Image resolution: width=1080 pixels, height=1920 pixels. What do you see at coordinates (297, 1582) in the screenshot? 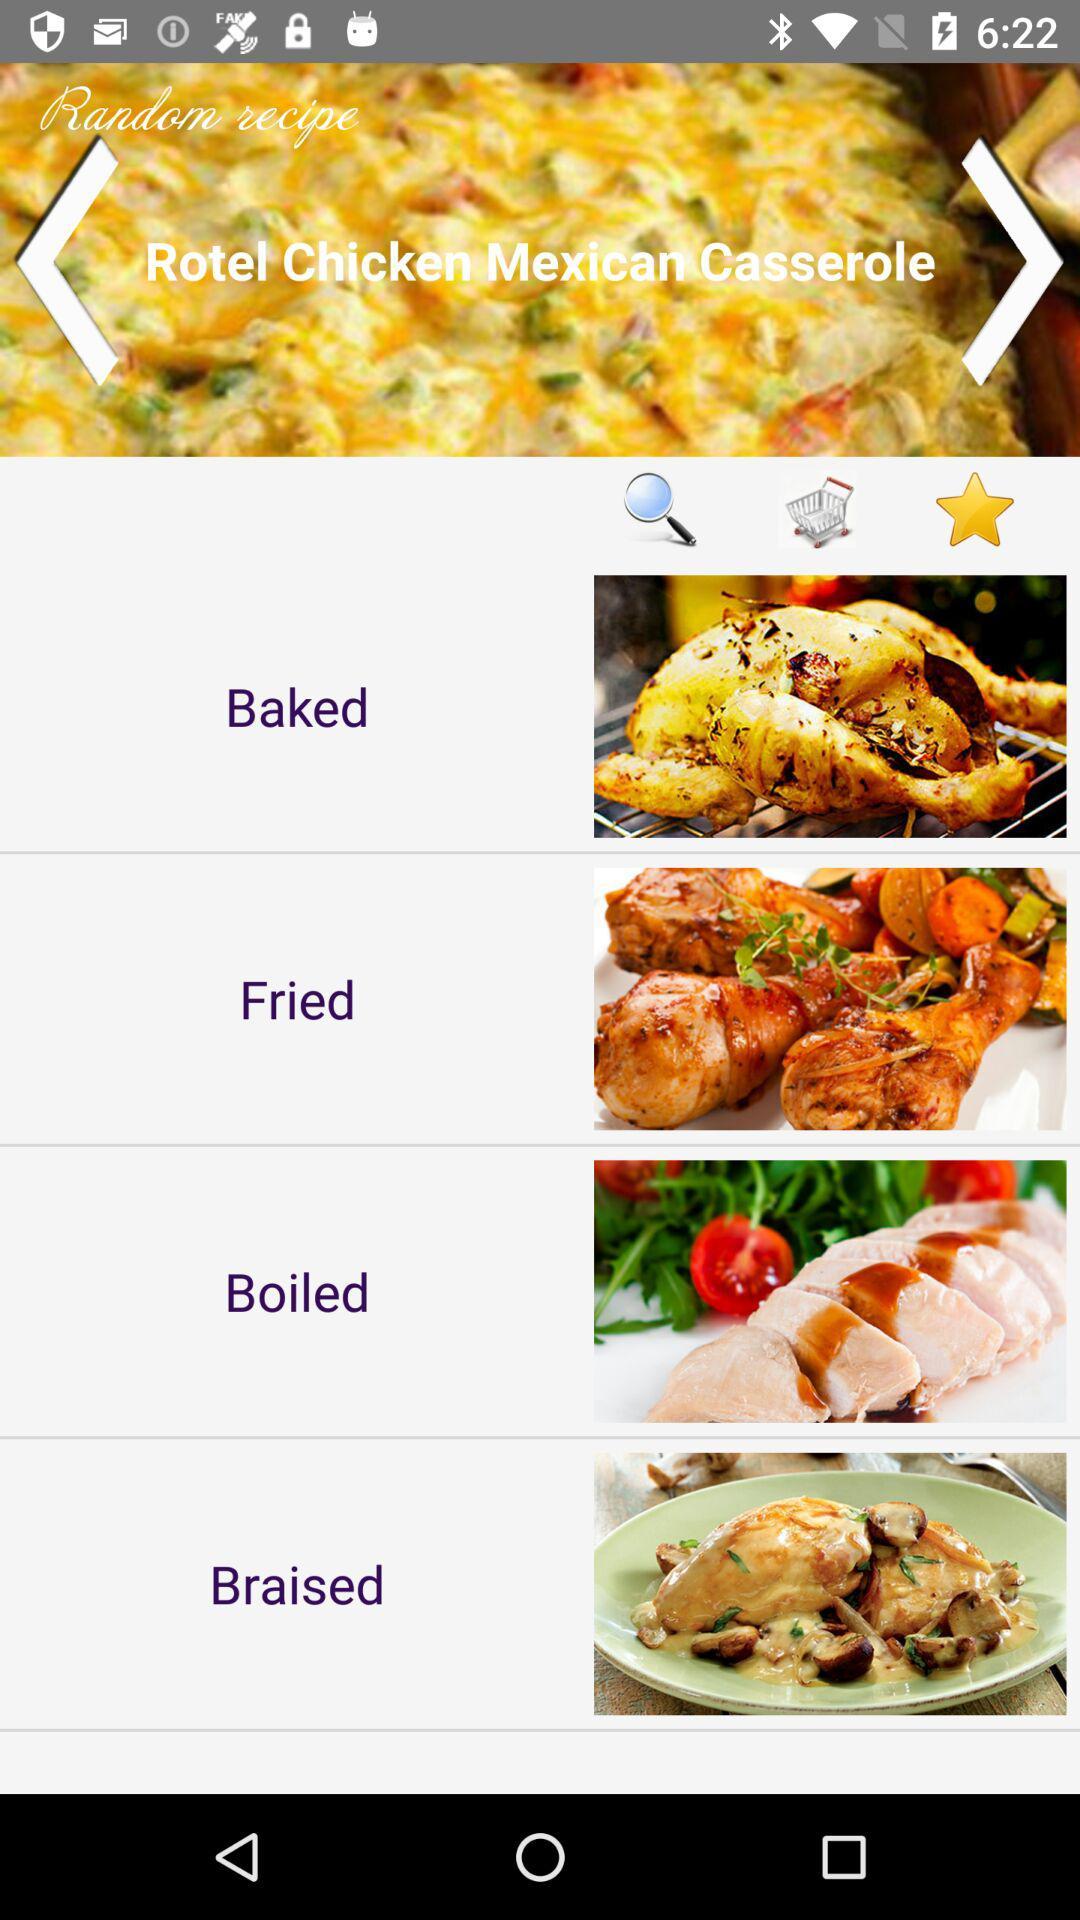
I see `item below boiled` at bounding box center [297, 1582].